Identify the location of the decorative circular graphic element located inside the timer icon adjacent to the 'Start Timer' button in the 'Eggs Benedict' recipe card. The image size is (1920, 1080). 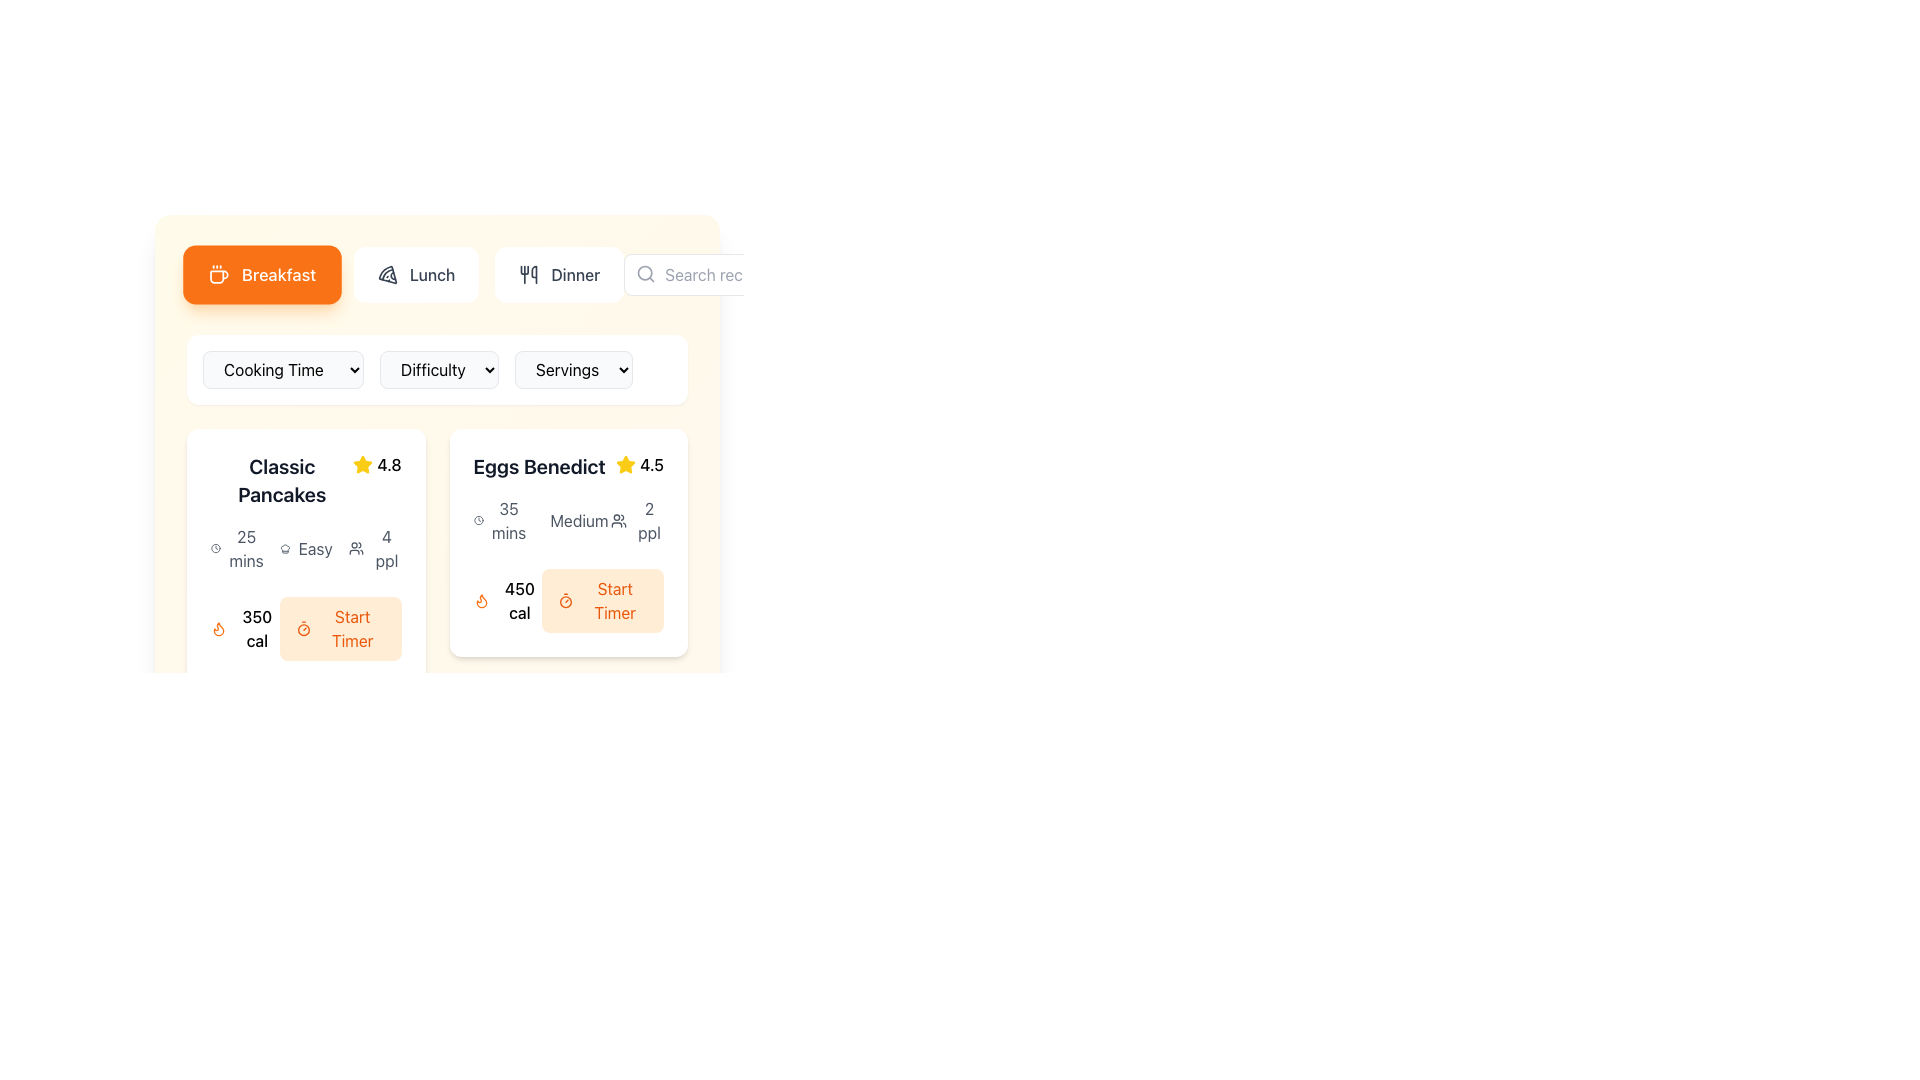
(302, 630).